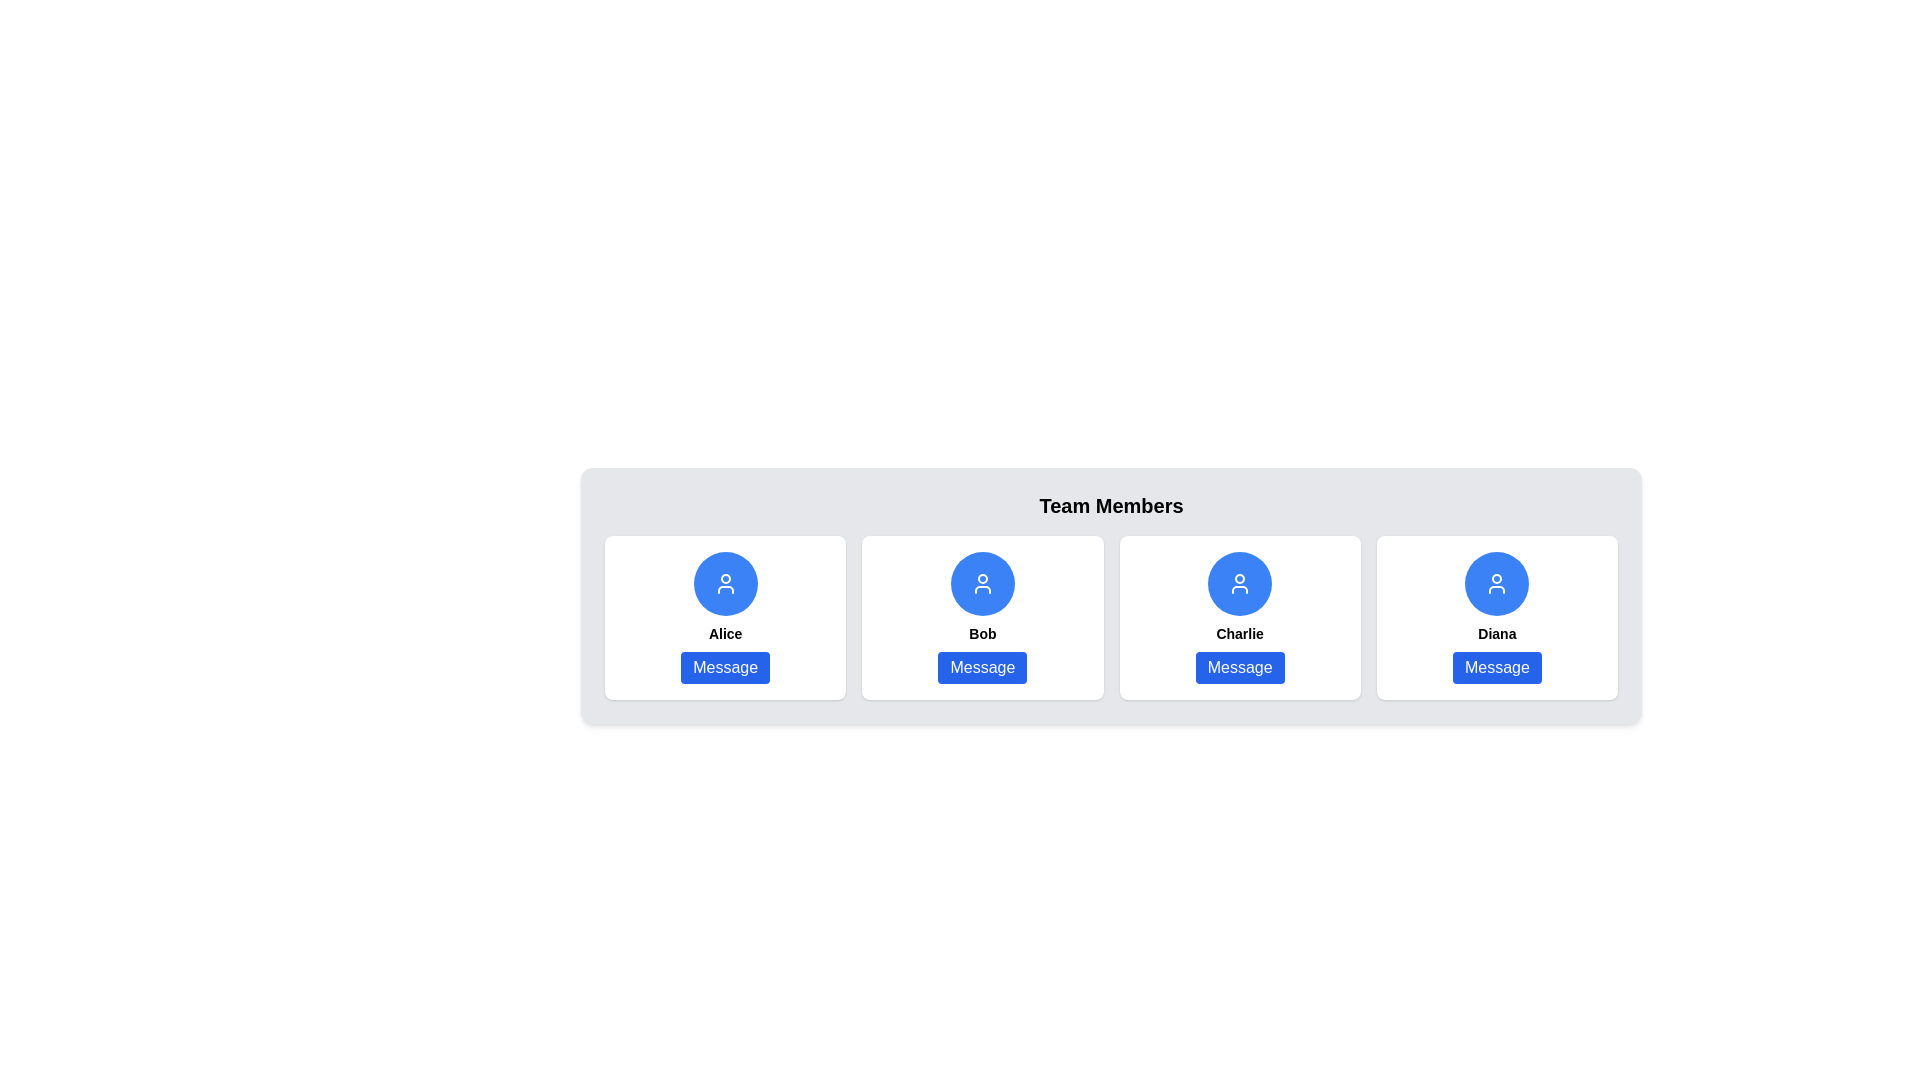 This screenshot has height=1080, width=1920. What do you see at coordinates (982, 667) in the screenshot?
I see `the 'Message' button with a blue background and white text, positioned below the label 'Bob' in the second card of a grid layout to observe its hover effect` at bounding box center [982, 667].